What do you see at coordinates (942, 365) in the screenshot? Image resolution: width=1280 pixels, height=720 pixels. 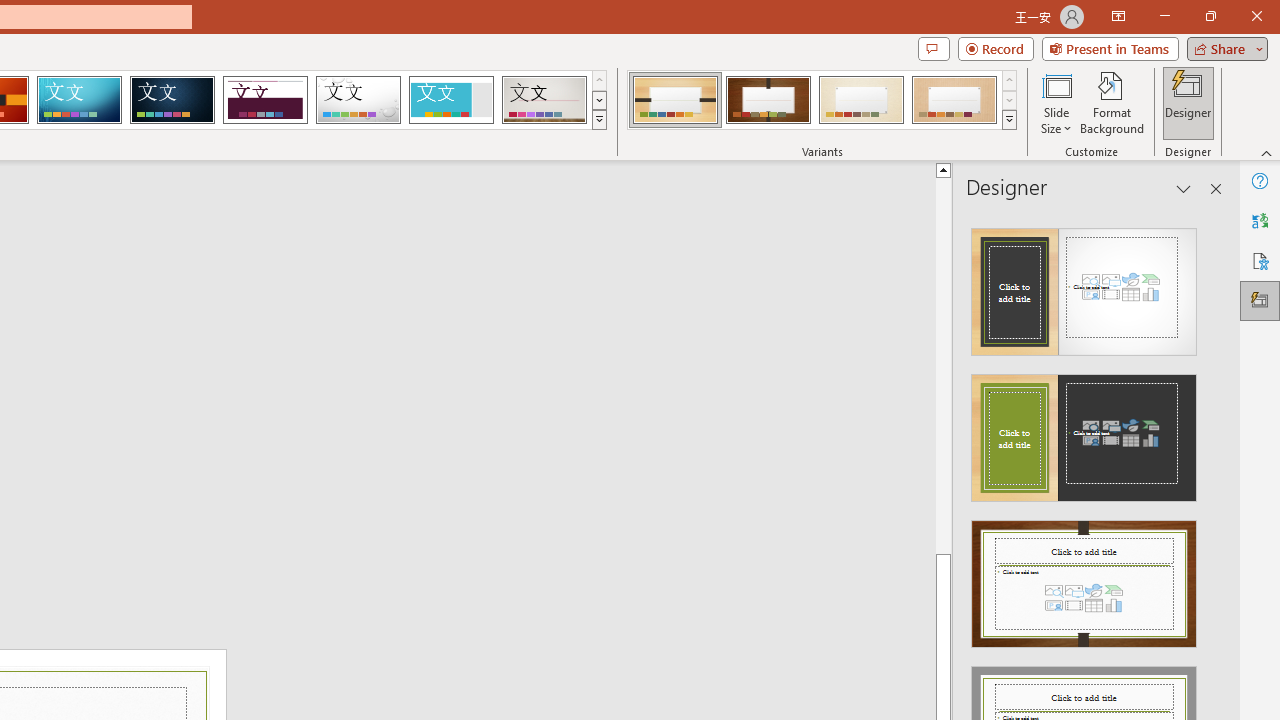 I see `'Page up'` at bounding box center [942, 365].